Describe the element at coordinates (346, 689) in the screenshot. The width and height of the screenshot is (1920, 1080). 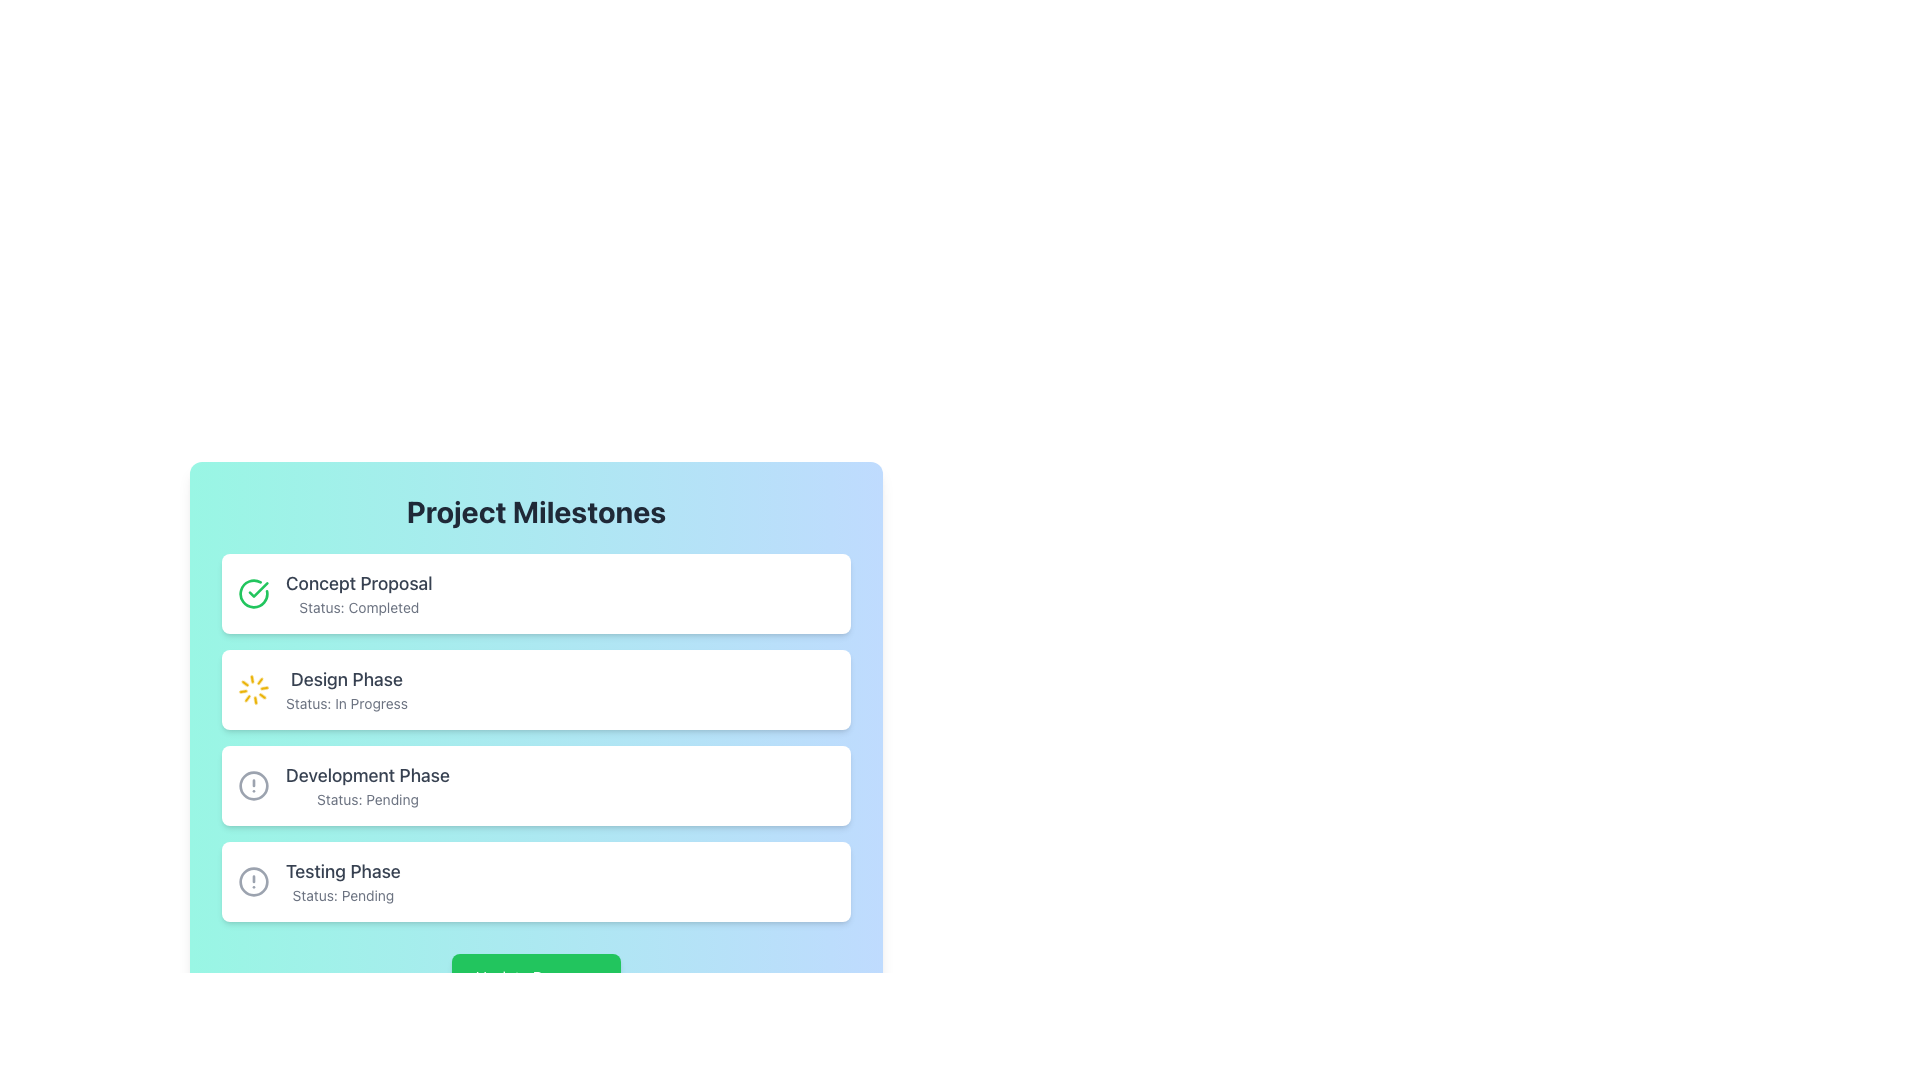
I see `the 'Design Phase' Informational Card in the Project Milestones section` at that location.